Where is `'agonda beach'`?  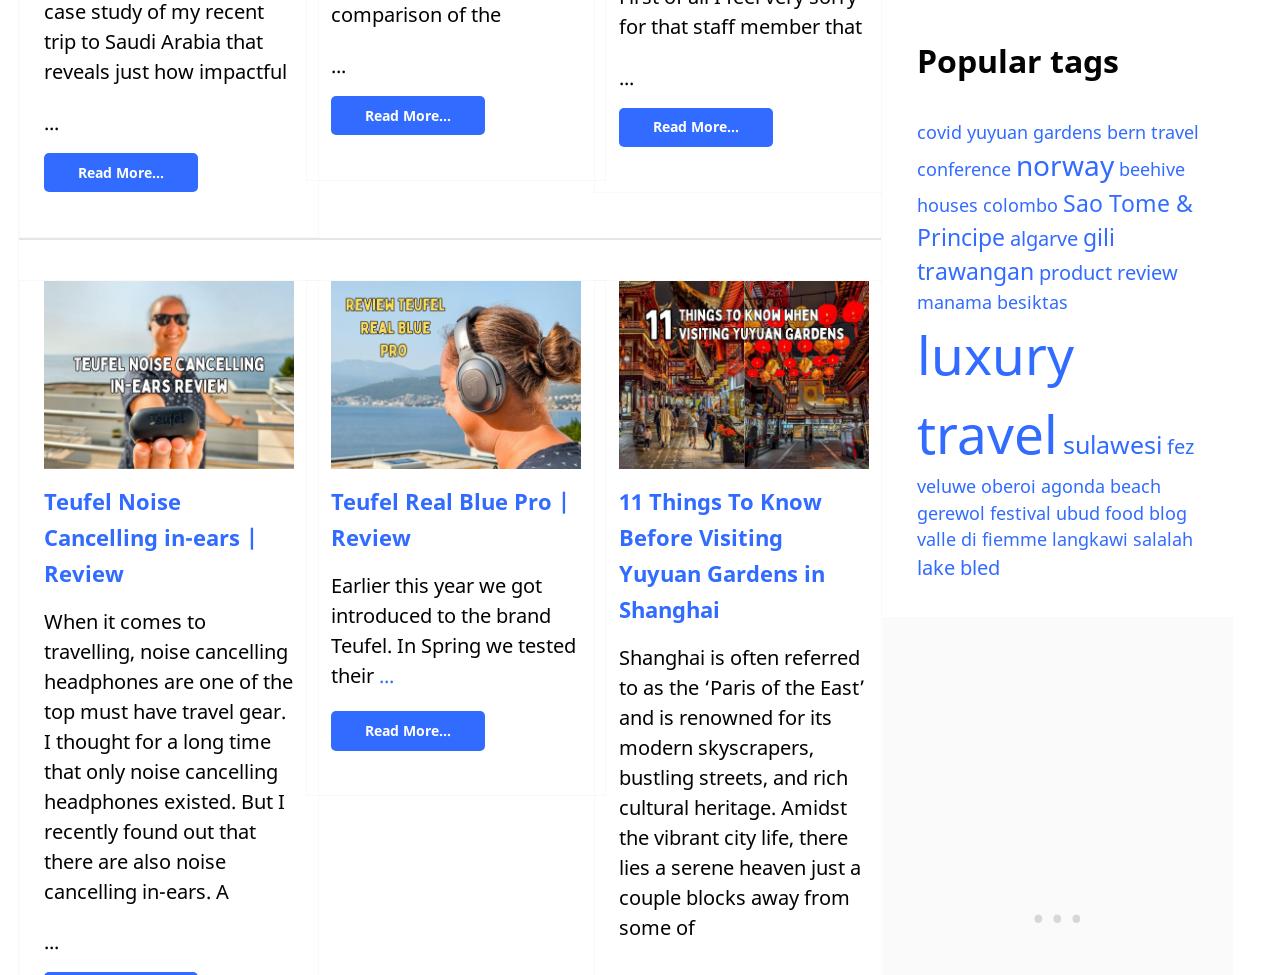 'agonda beach' is located at coordinates (1100, 486).